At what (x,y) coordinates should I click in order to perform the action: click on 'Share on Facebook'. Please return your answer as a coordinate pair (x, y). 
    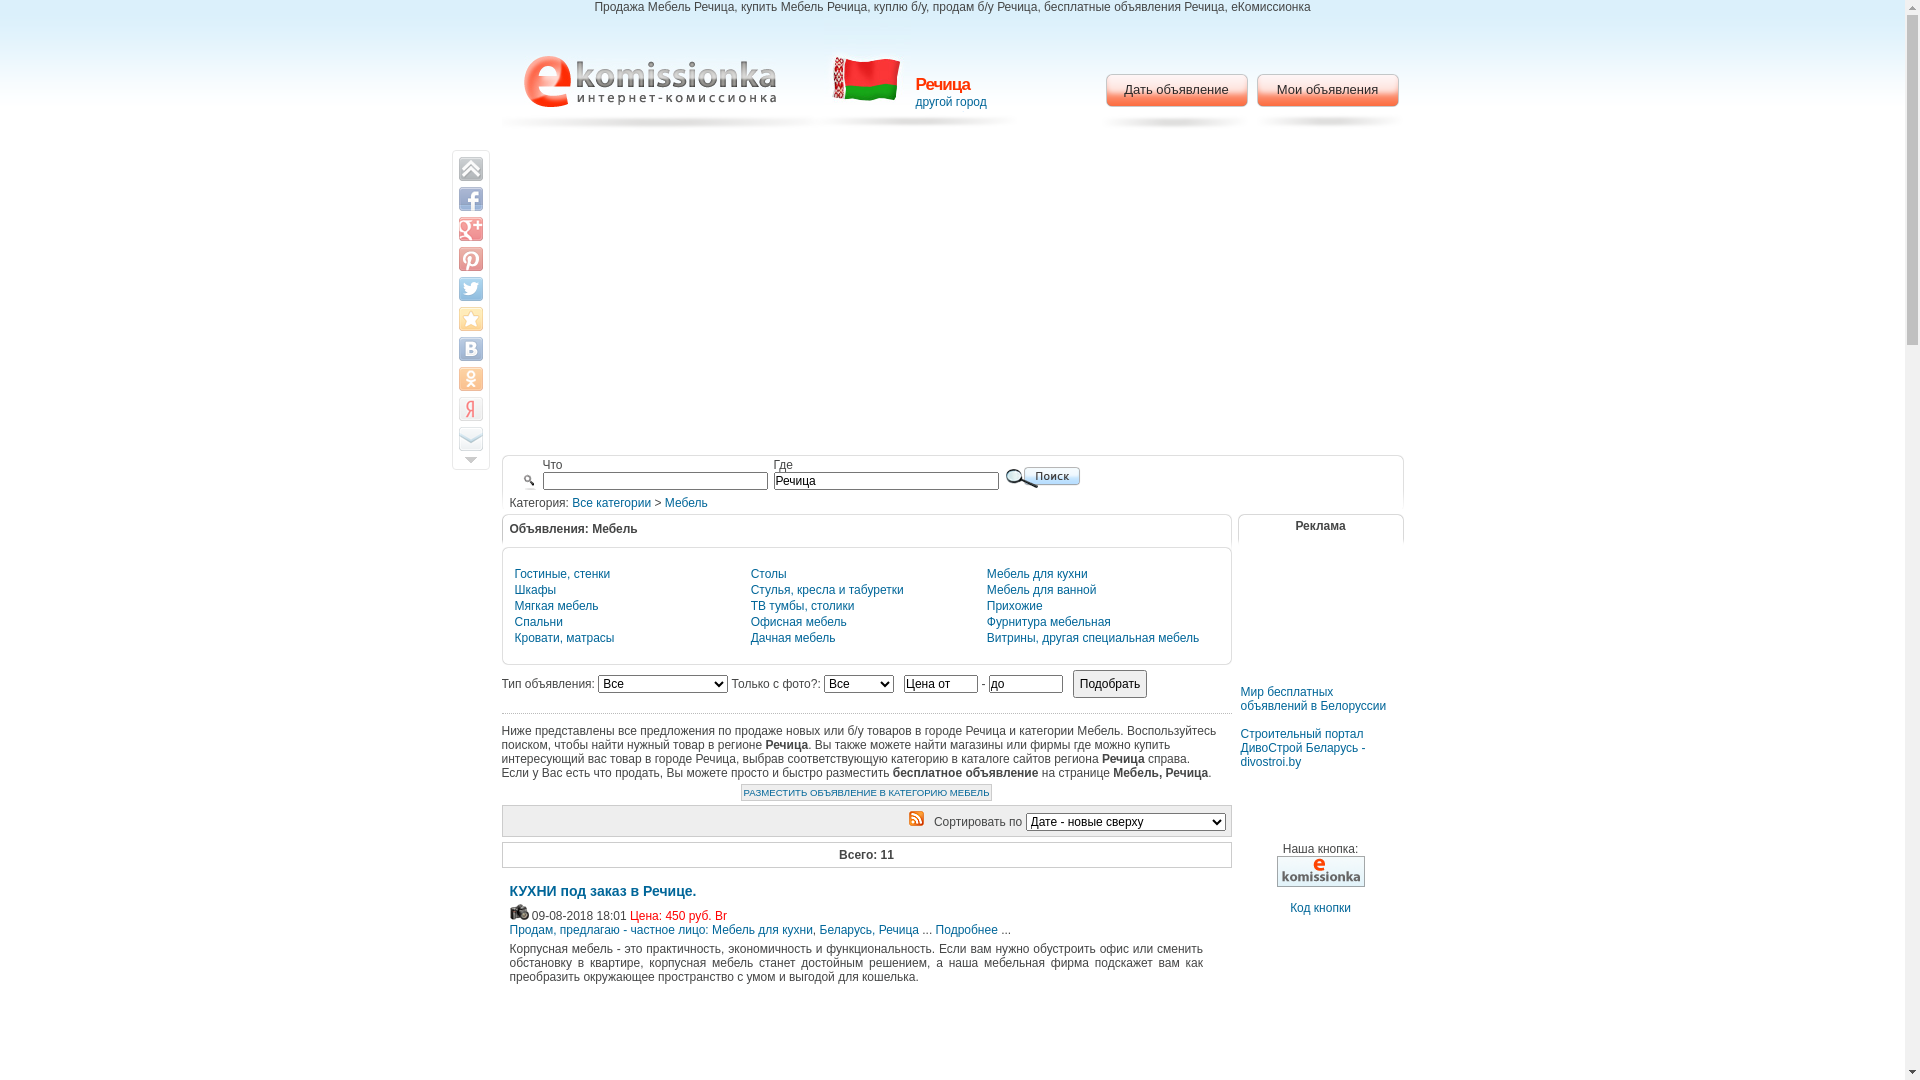
    Looking at the image, I should click on (469, 199).